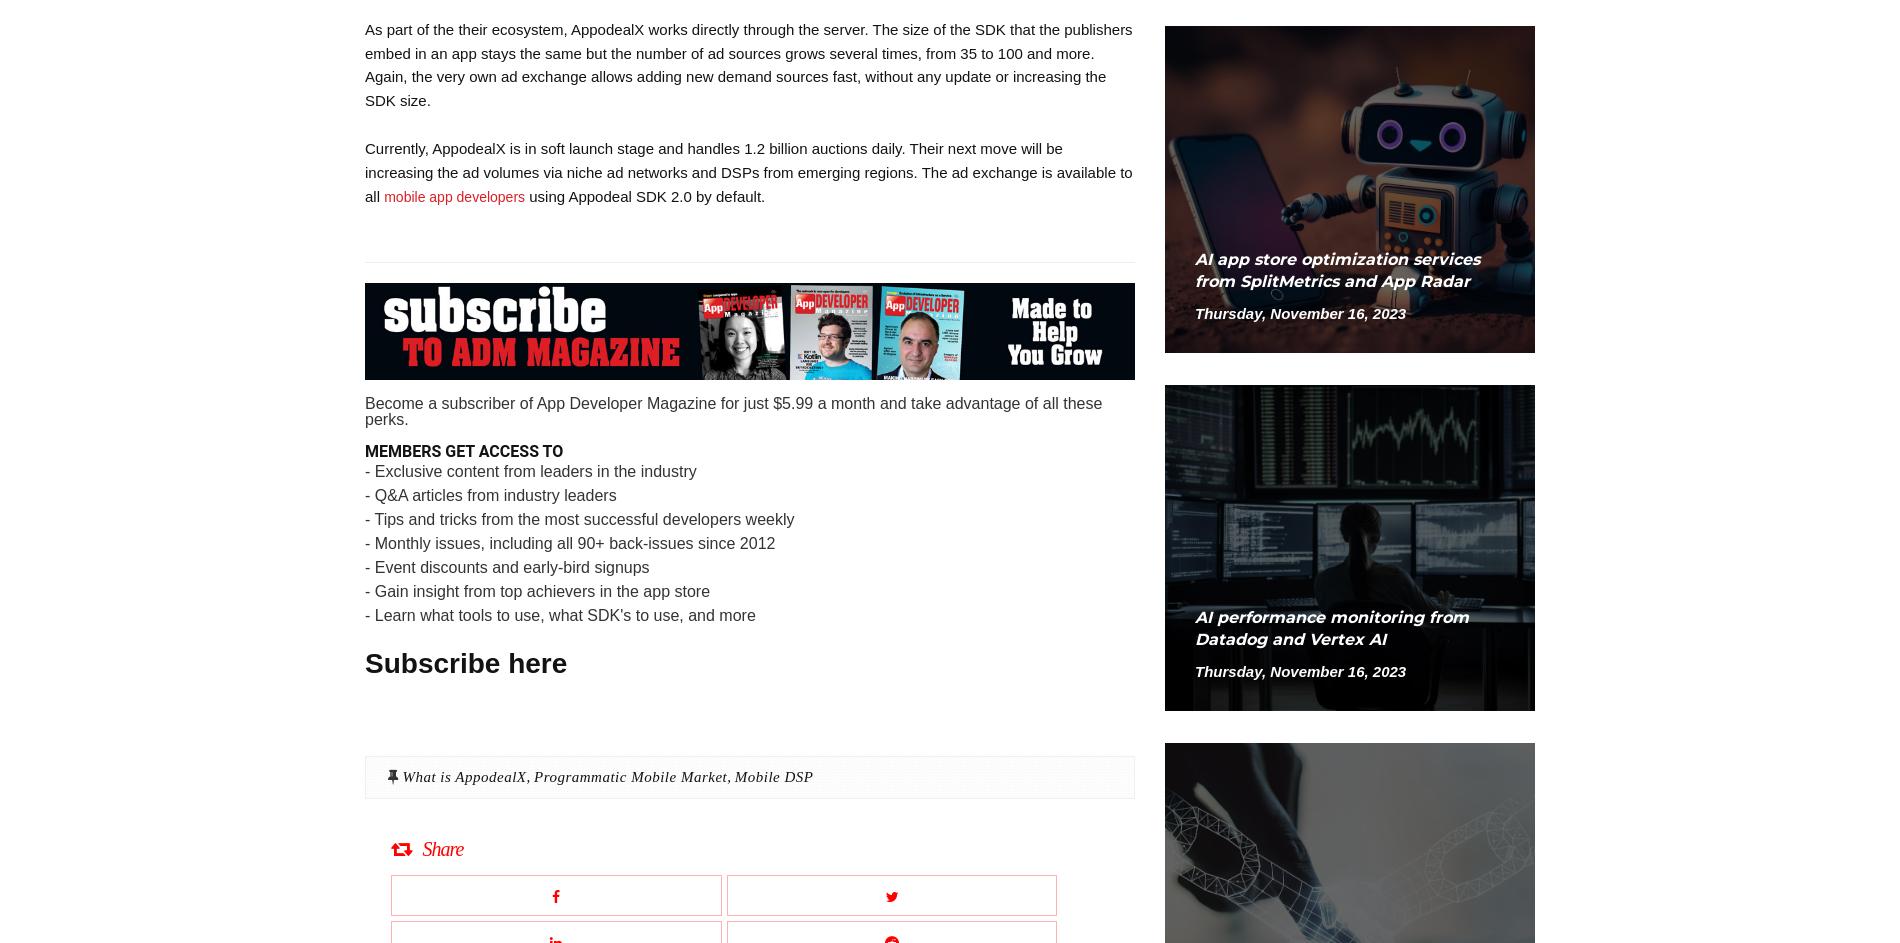  Describe the element at coordinates (363, 450) in the screenshot. I see `'MEMBERS GET ACCESS TO'` at that location.